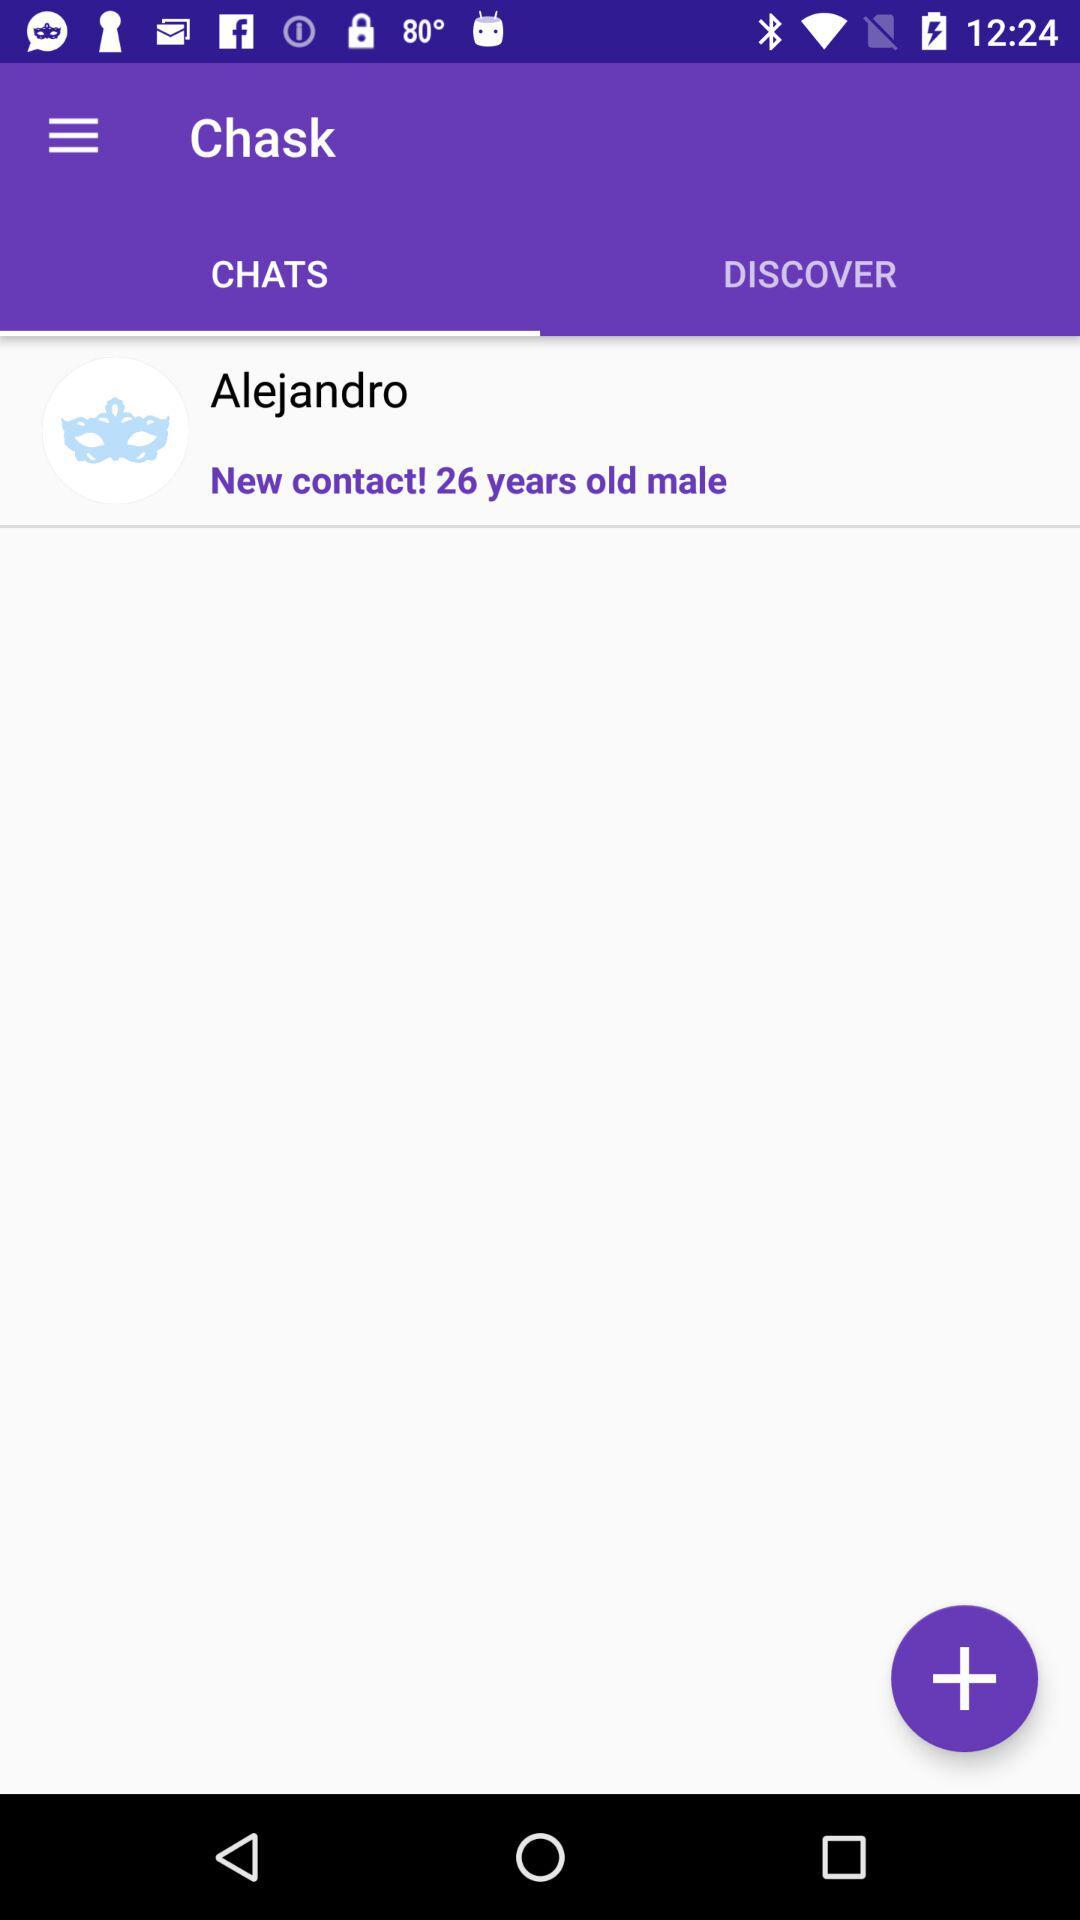 The height and width of the screenshot is (1920, 1080). What do you see at coordinates (309, 388) in the screenshot?
I see `the alejandro item` at bounding box center [309, 388].